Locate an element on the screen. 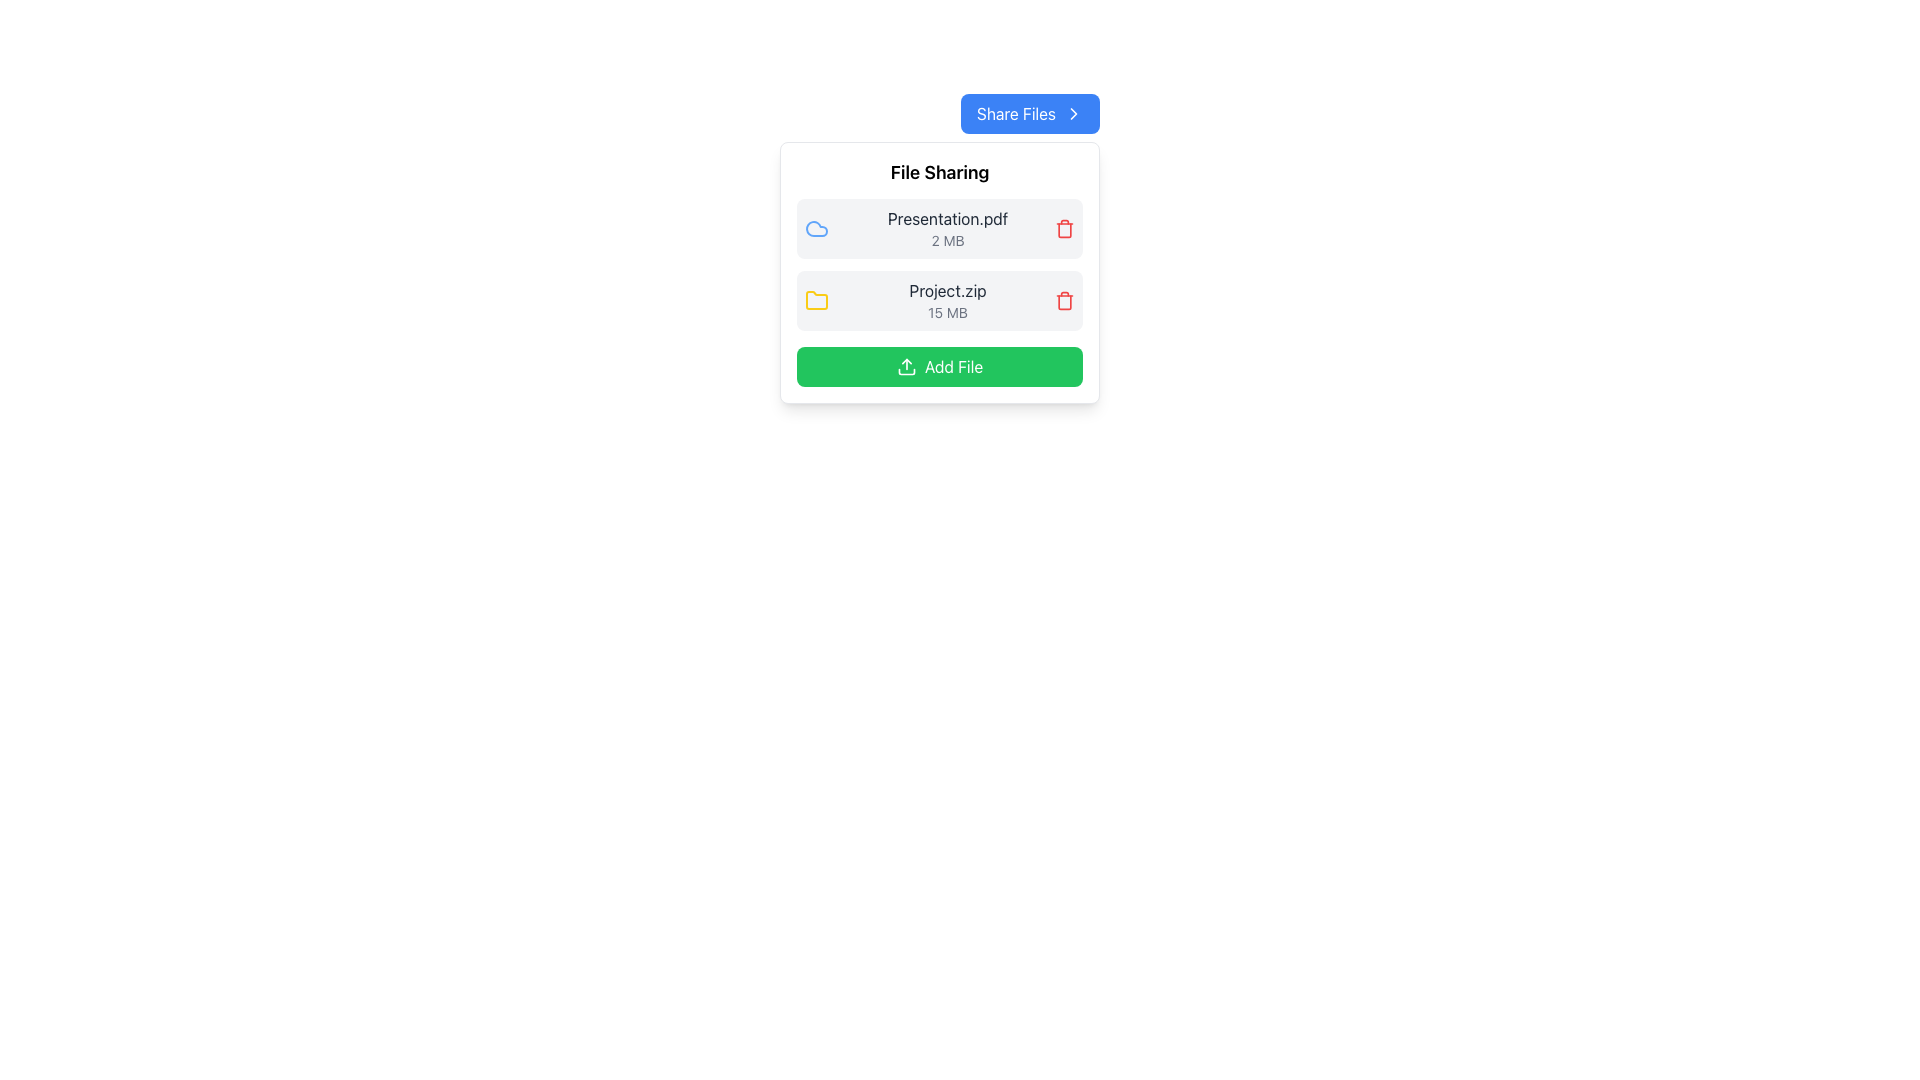 The width and height of the screenshot is (1920, 1080). the folder icon representing 'Project.zip', which is the second file entry in the file list interface is located at coordinates (817, 300).